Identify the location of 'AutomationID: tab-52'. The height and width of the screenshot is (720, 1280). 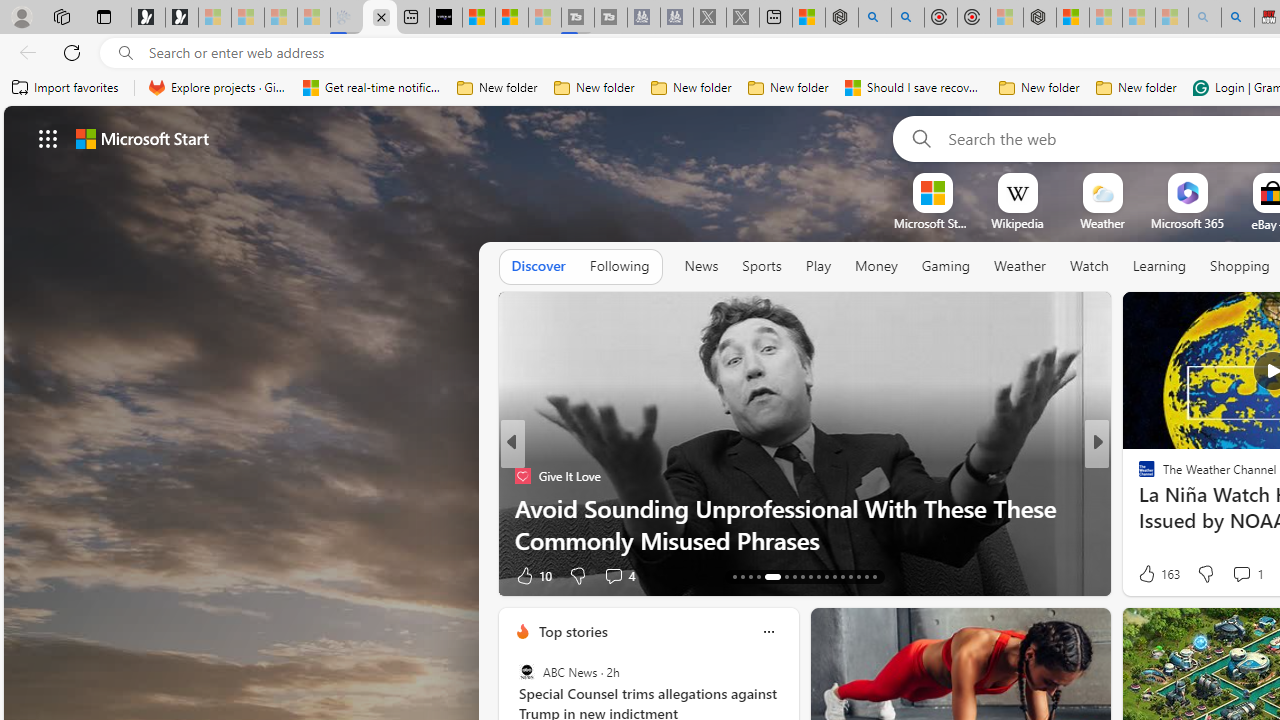
(865, 577).